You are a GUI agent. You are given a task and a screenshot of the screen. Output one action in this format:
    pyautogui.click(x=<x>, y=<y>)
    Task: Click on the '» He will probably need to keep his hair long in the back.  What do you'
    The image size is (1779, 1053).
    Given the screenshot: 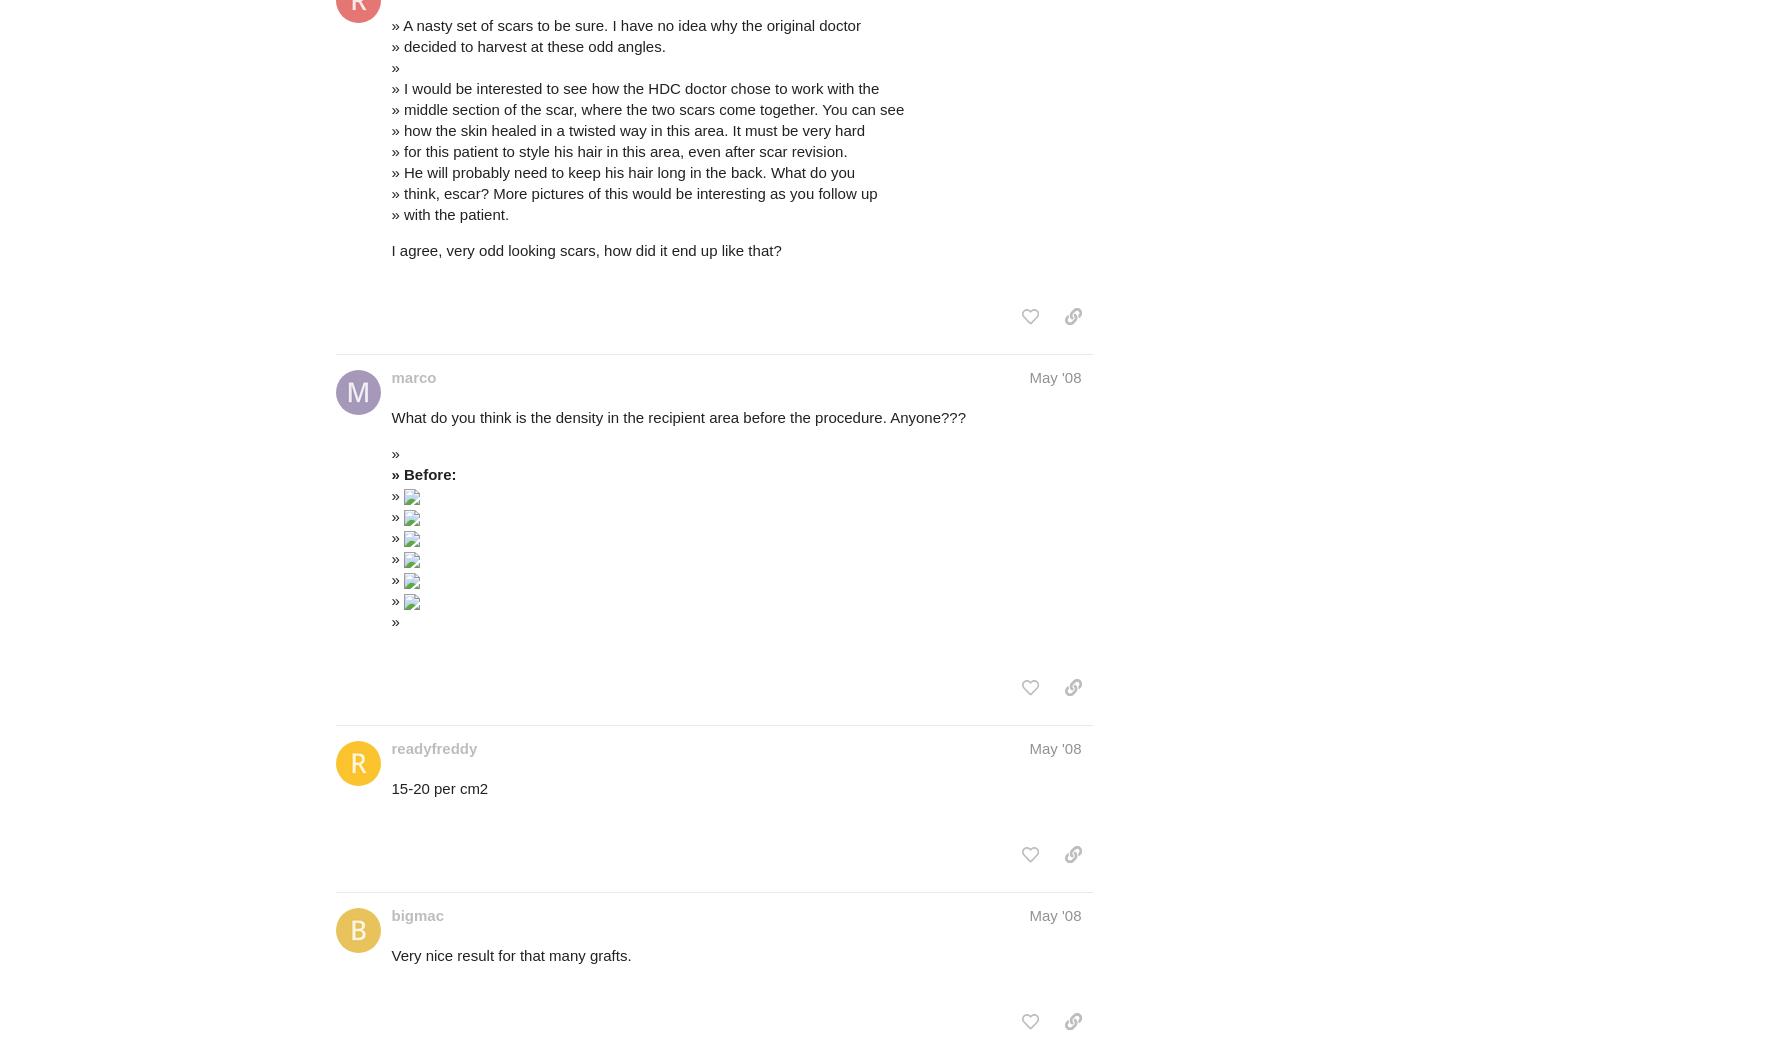 What is the action you would take?
    pyautogui.click(x=622, y=171)
    